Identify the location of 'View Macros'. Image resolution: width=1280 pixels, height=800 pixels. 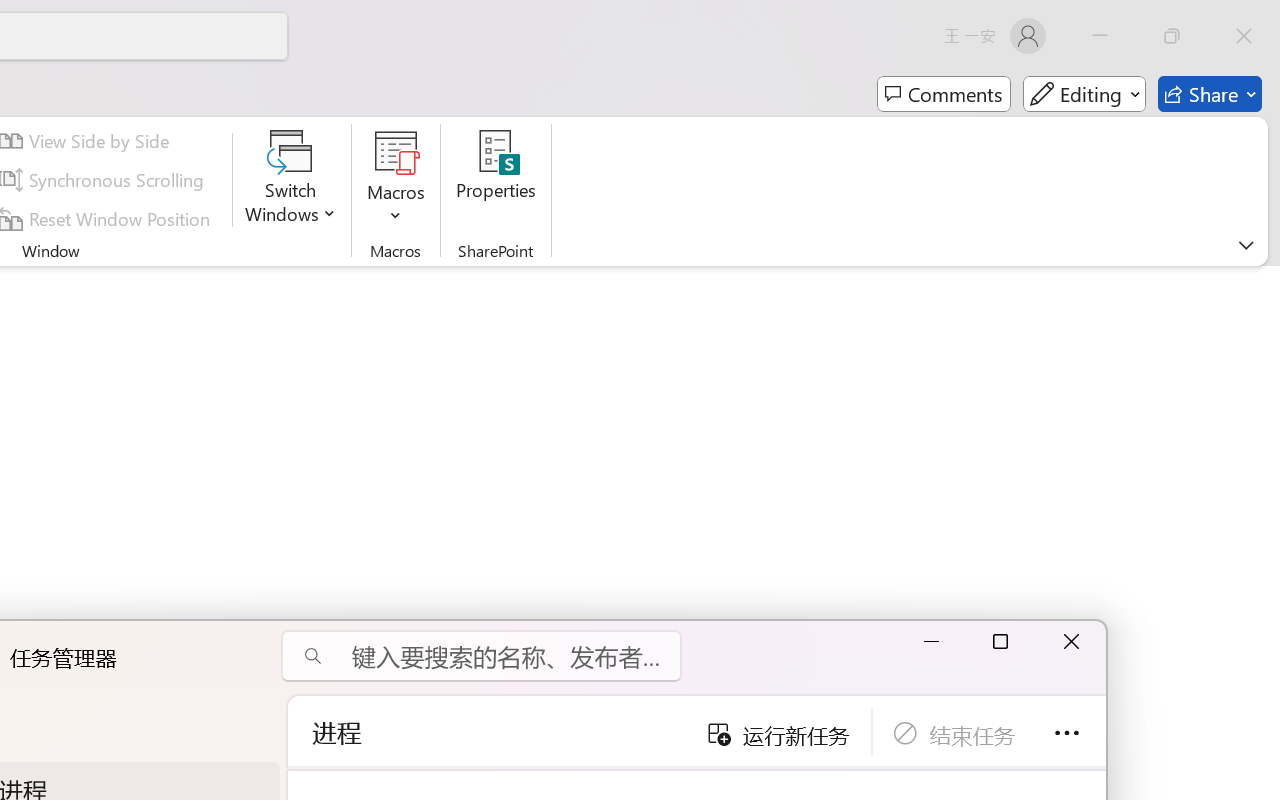
(396, 151).